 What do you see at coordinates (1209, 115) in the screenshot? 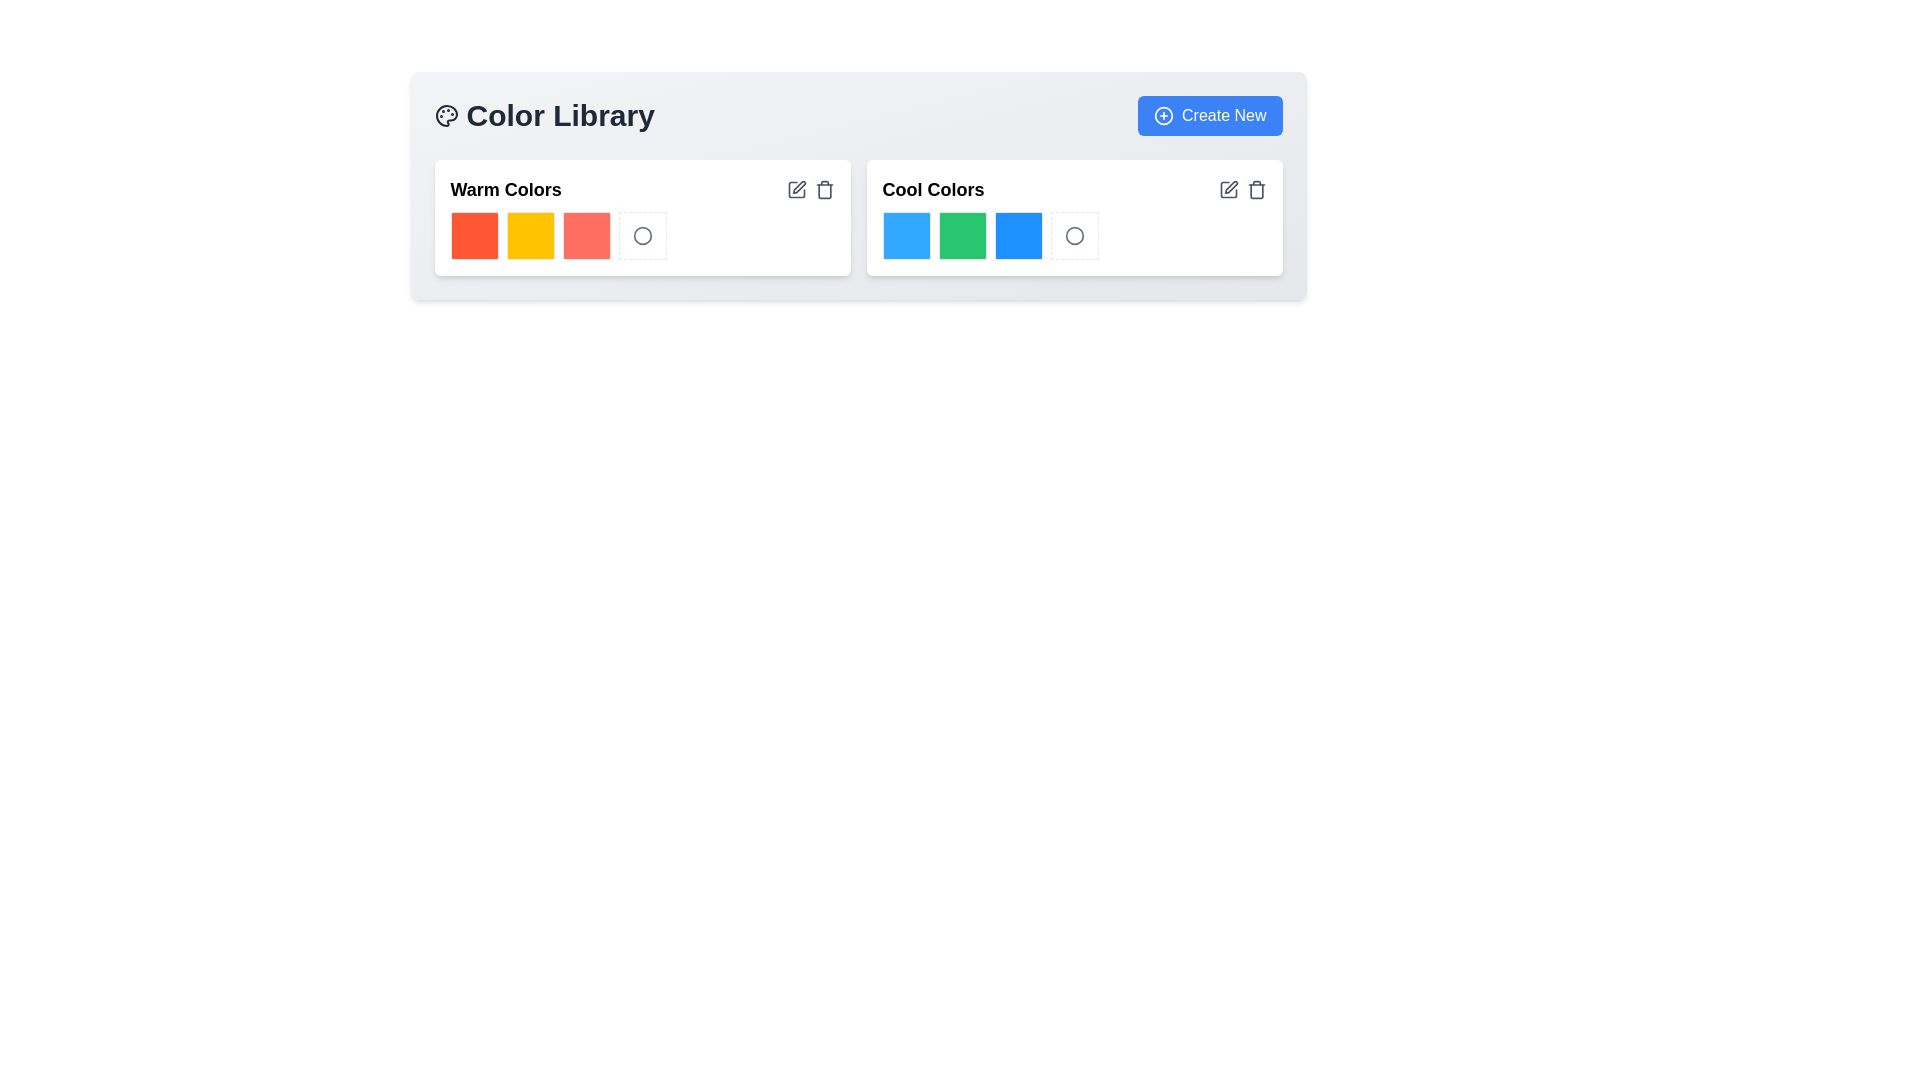
I see `the 'Create New' button` at bounding box center [1209, 115].